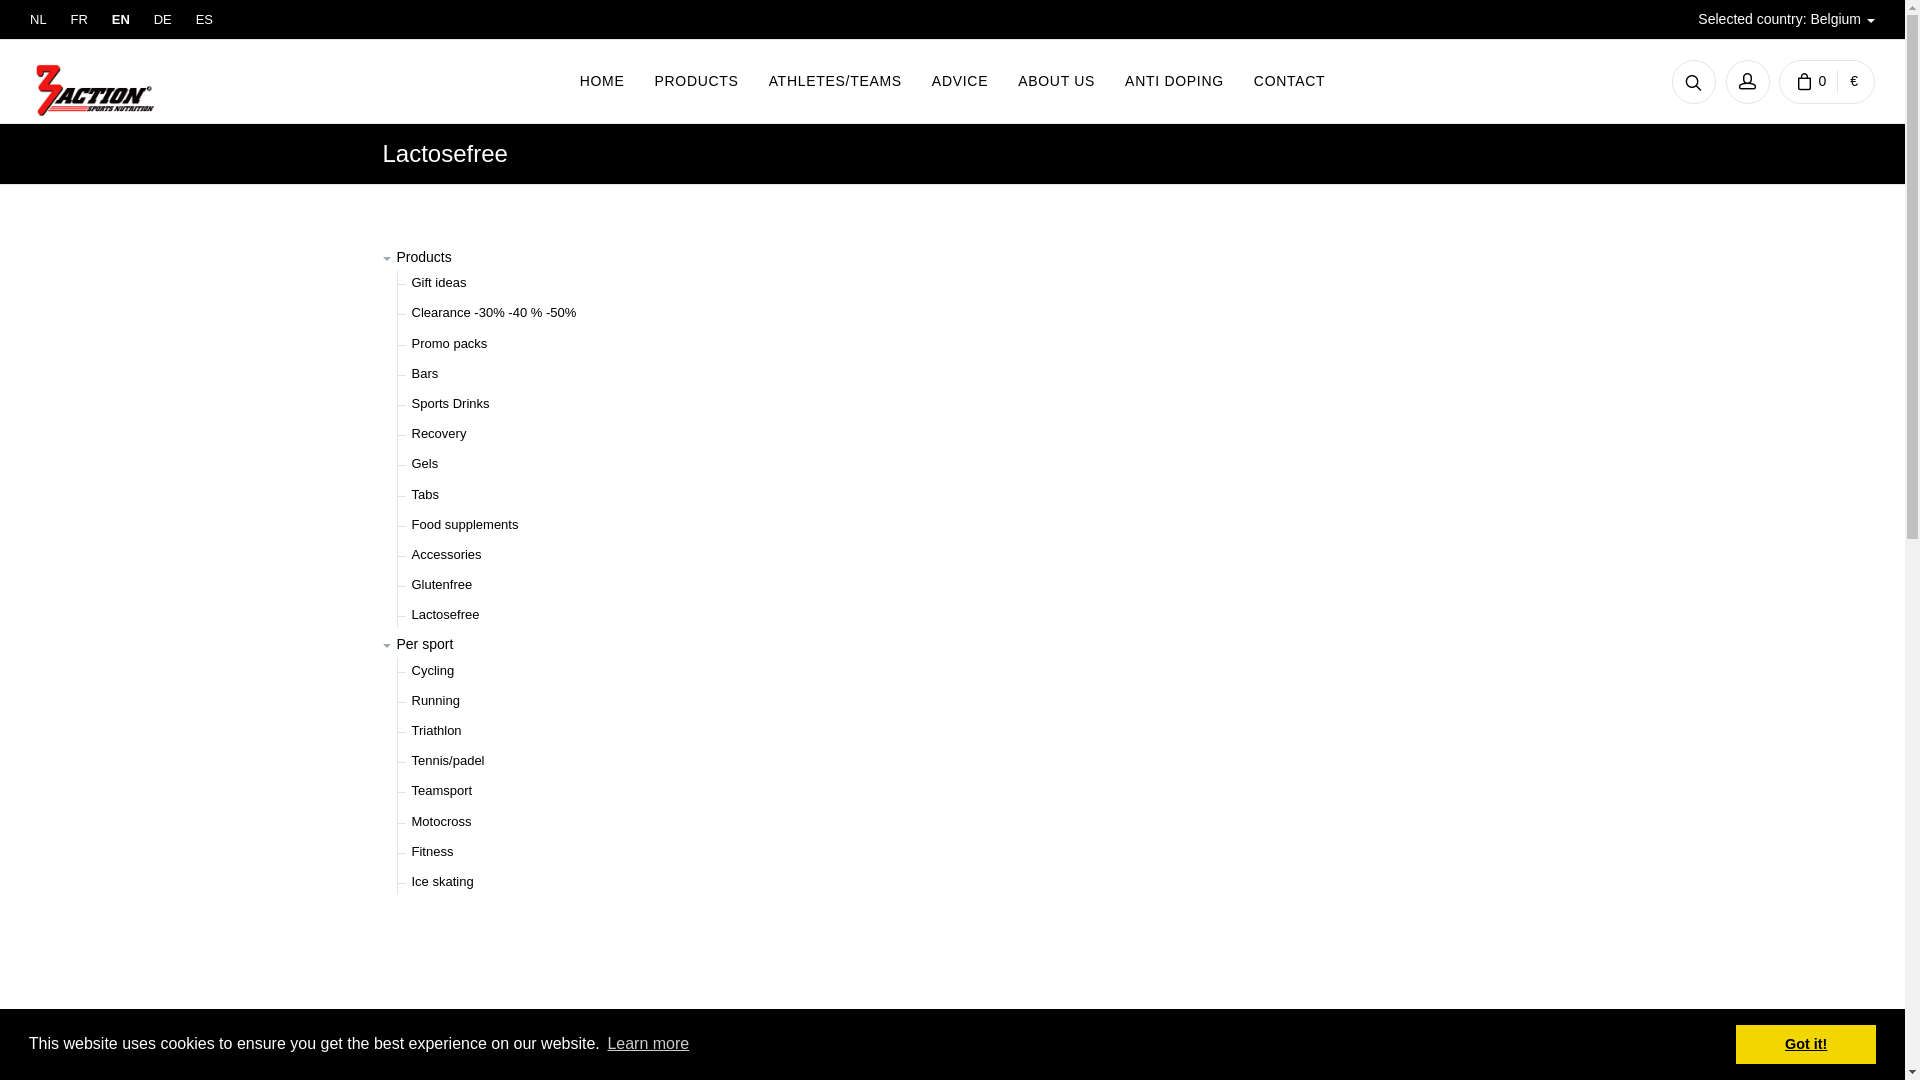 This screenshot has height=1080, width=1920. I want to click on 'Motocross', so click(440, 821).